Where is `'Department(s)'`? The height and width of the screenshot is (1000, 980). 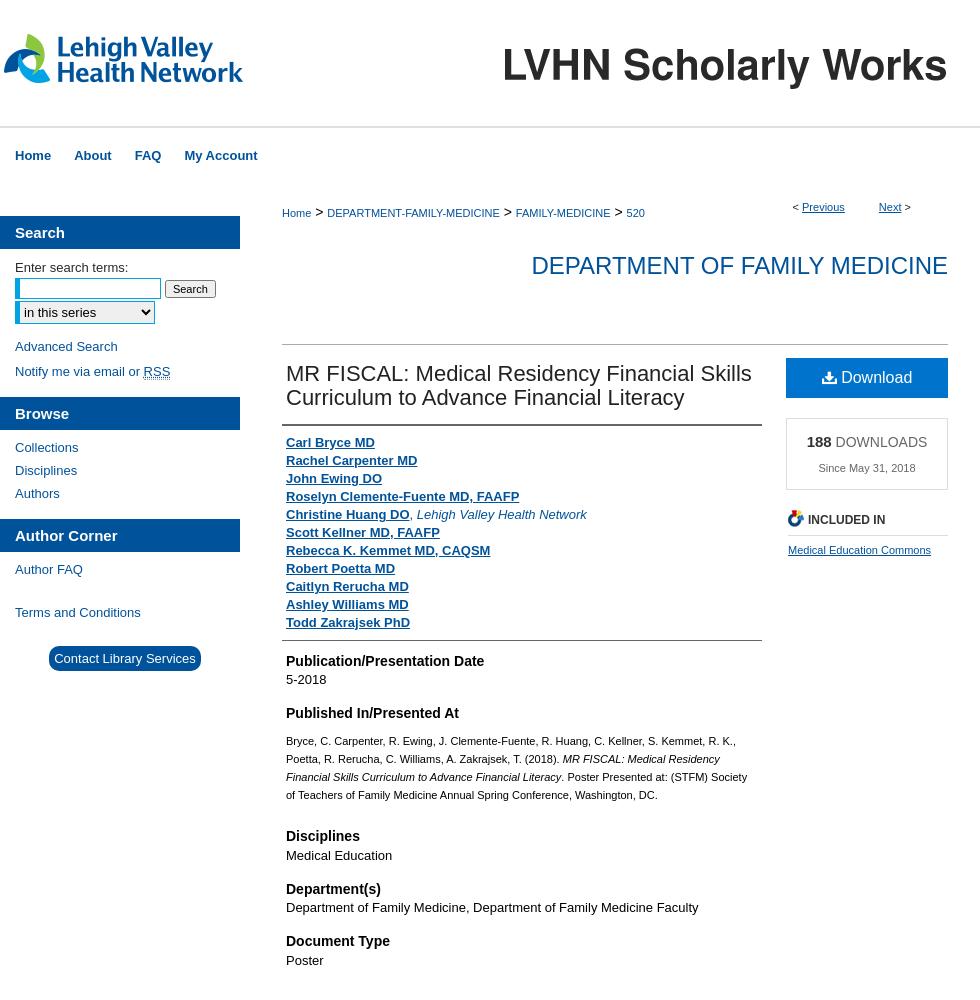
'Department(s)' is located at coordinates (333, 888).